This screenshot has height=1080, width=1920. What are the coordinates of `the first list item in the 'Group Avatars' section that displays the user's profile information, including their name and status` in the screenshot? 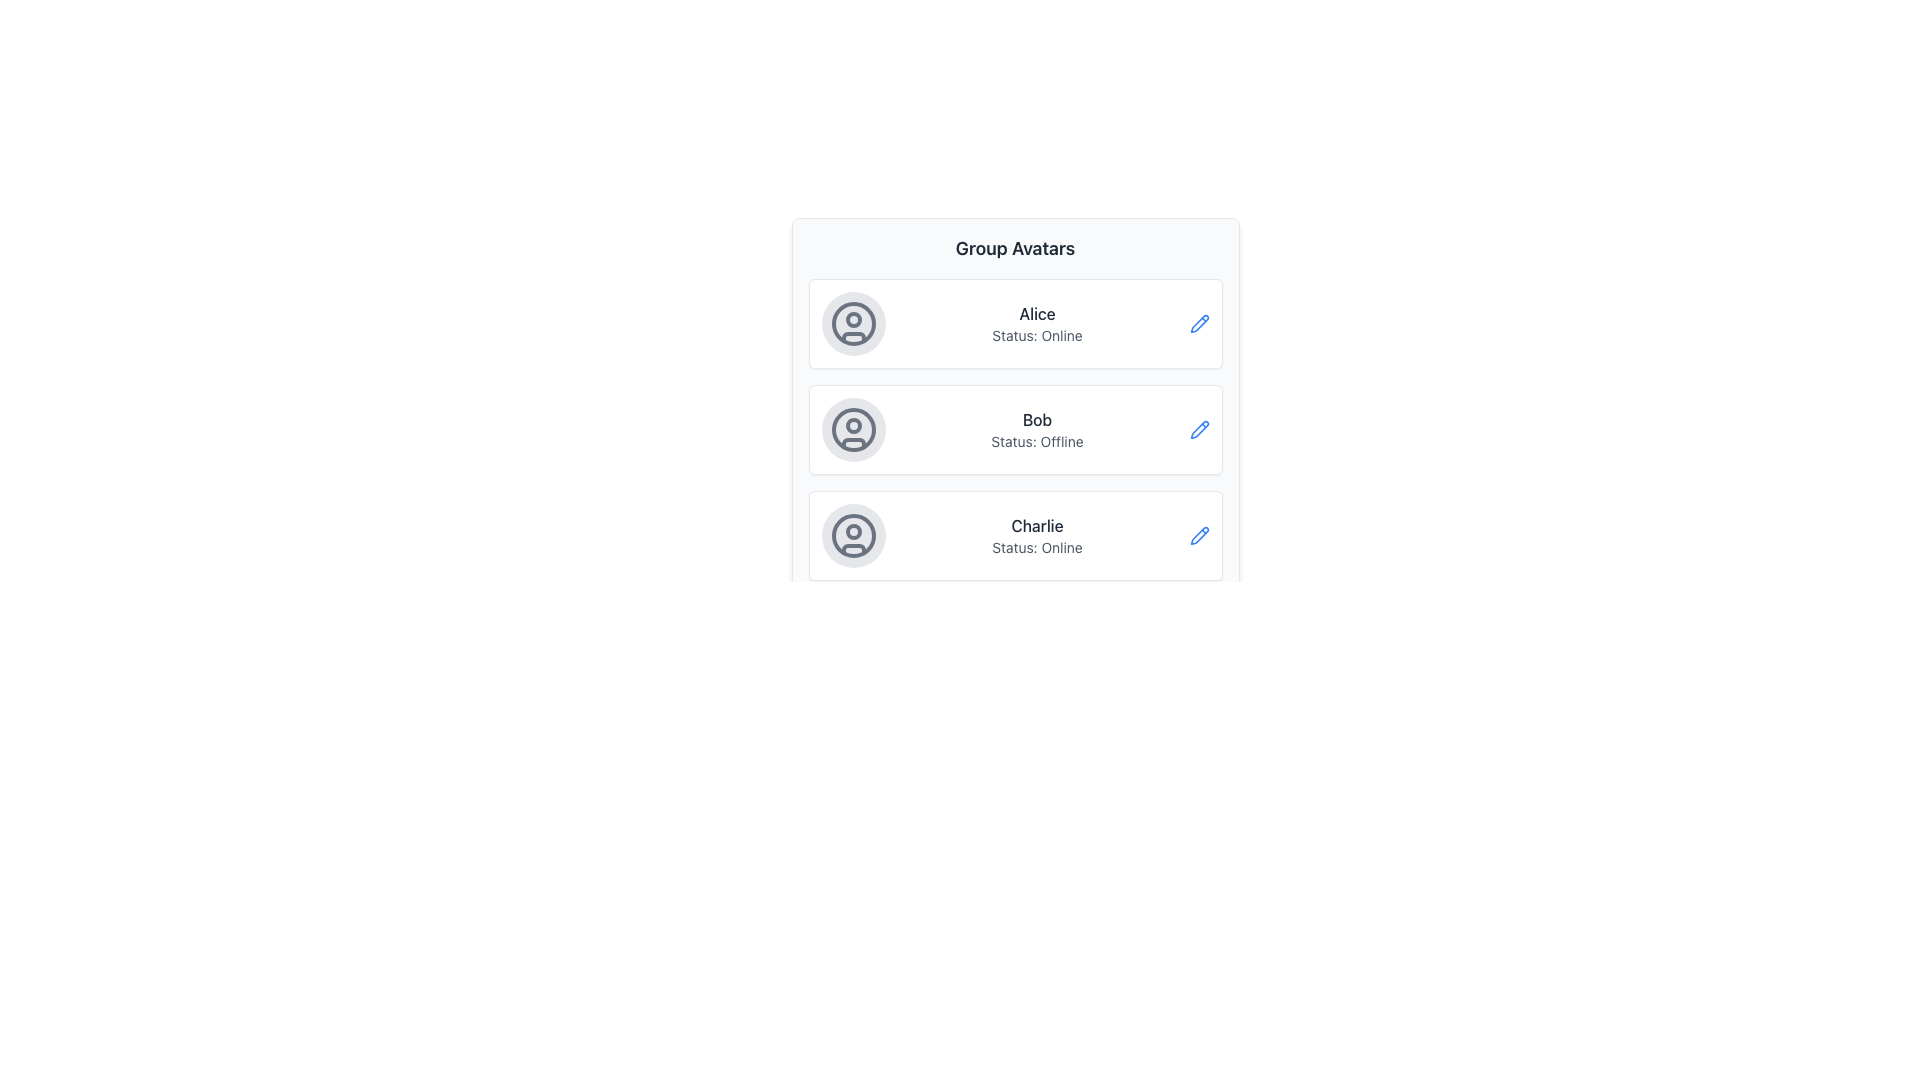 It's located at (1015, 323).